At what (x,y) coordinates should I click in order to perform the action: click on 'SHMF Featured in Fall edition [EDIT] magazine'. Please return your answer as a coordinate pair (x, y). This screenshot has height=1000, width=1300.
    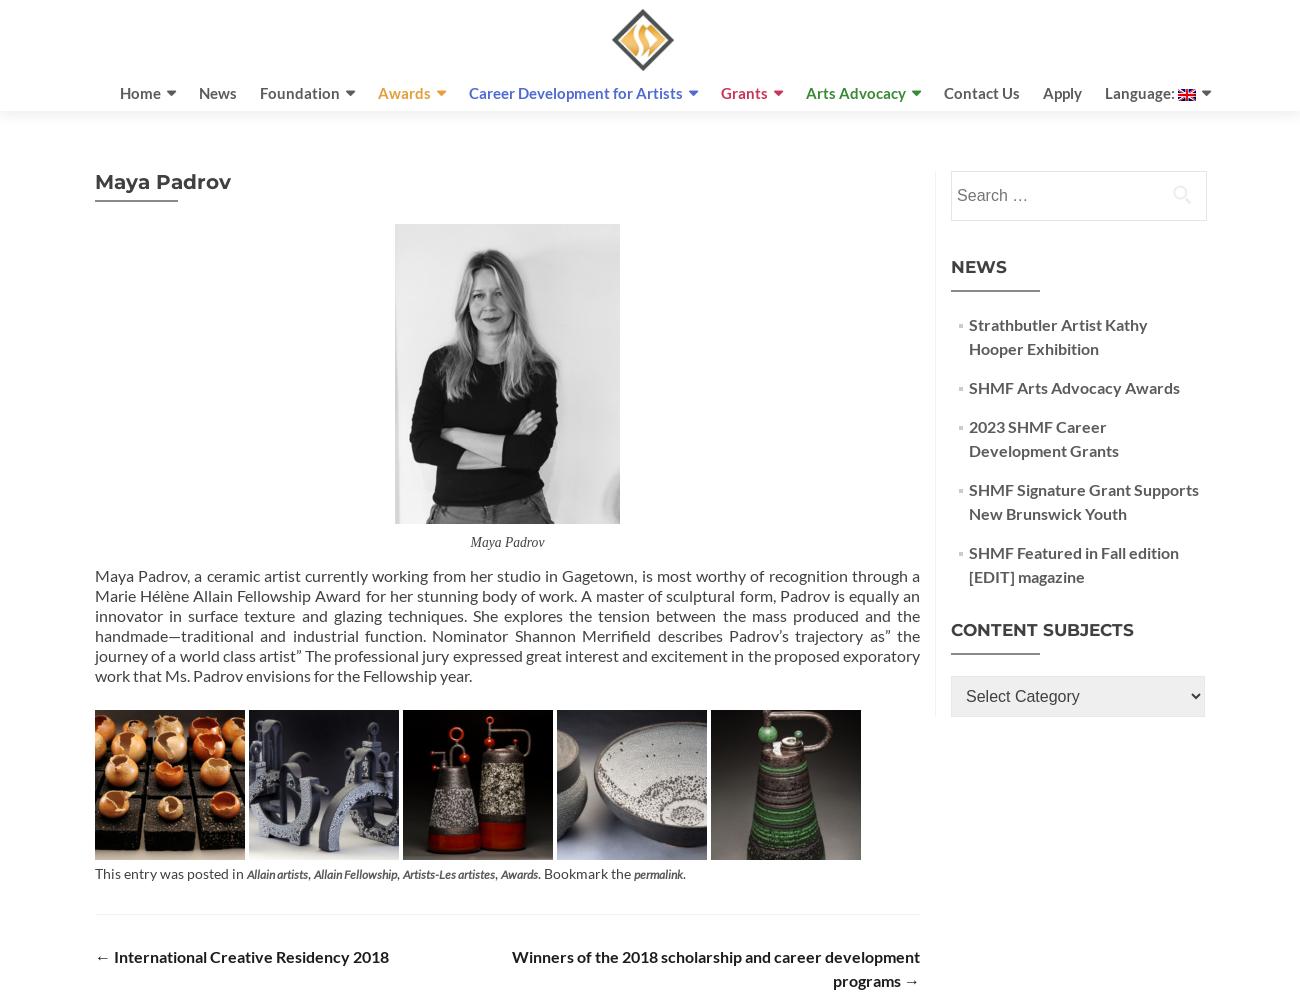
    Looking at the image, I should click on (1073, 563).